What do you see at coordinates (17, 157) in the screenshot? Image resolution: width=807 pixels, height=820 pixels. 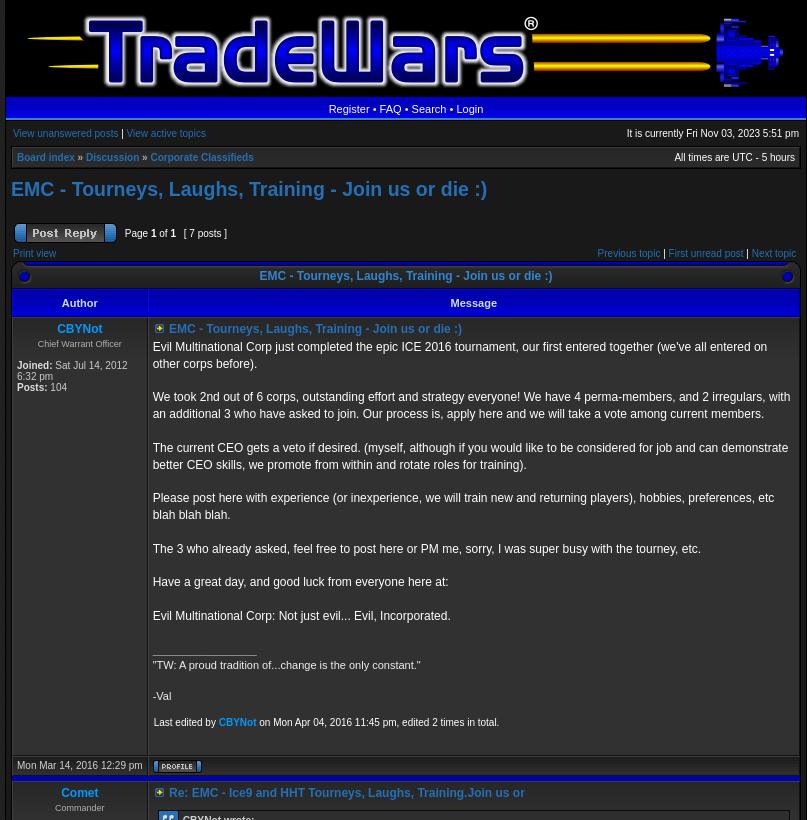 I see `'Board index'` at bounding box center [17, 157].